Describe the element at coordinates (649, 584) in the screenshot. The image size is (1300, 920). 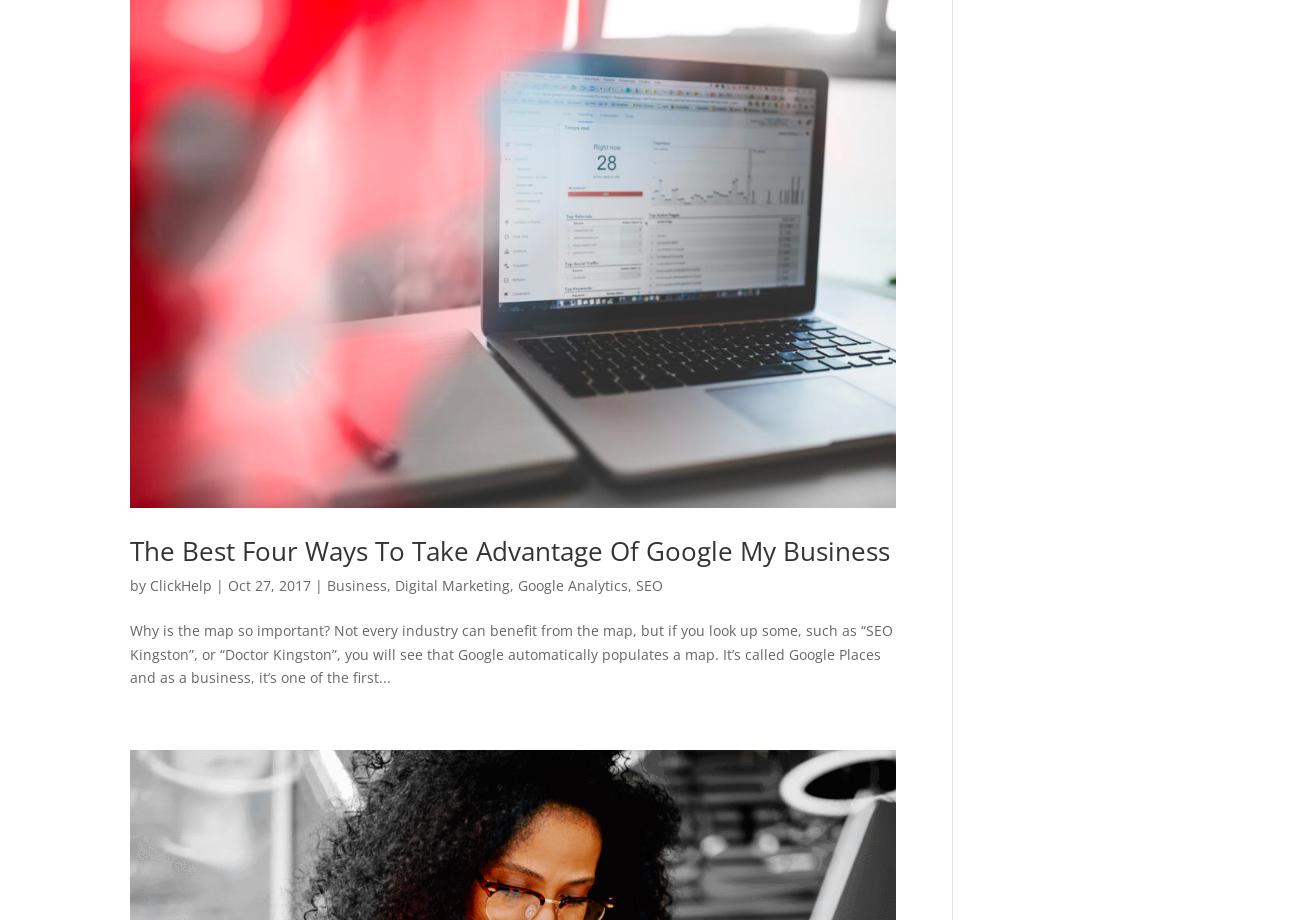
I see `'SEO'` at that location.